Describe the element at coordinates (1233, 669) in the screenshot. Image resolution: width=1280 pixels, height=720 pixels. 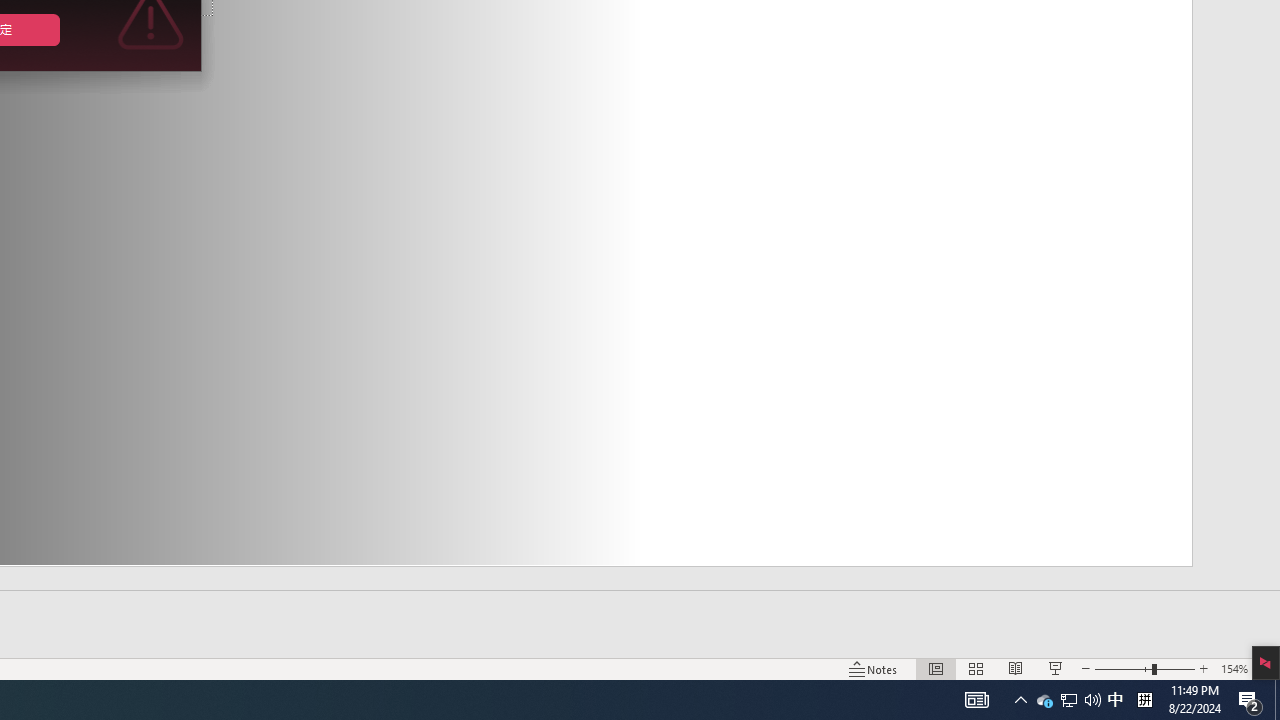
I see `'Zoom 154%'` at that location.